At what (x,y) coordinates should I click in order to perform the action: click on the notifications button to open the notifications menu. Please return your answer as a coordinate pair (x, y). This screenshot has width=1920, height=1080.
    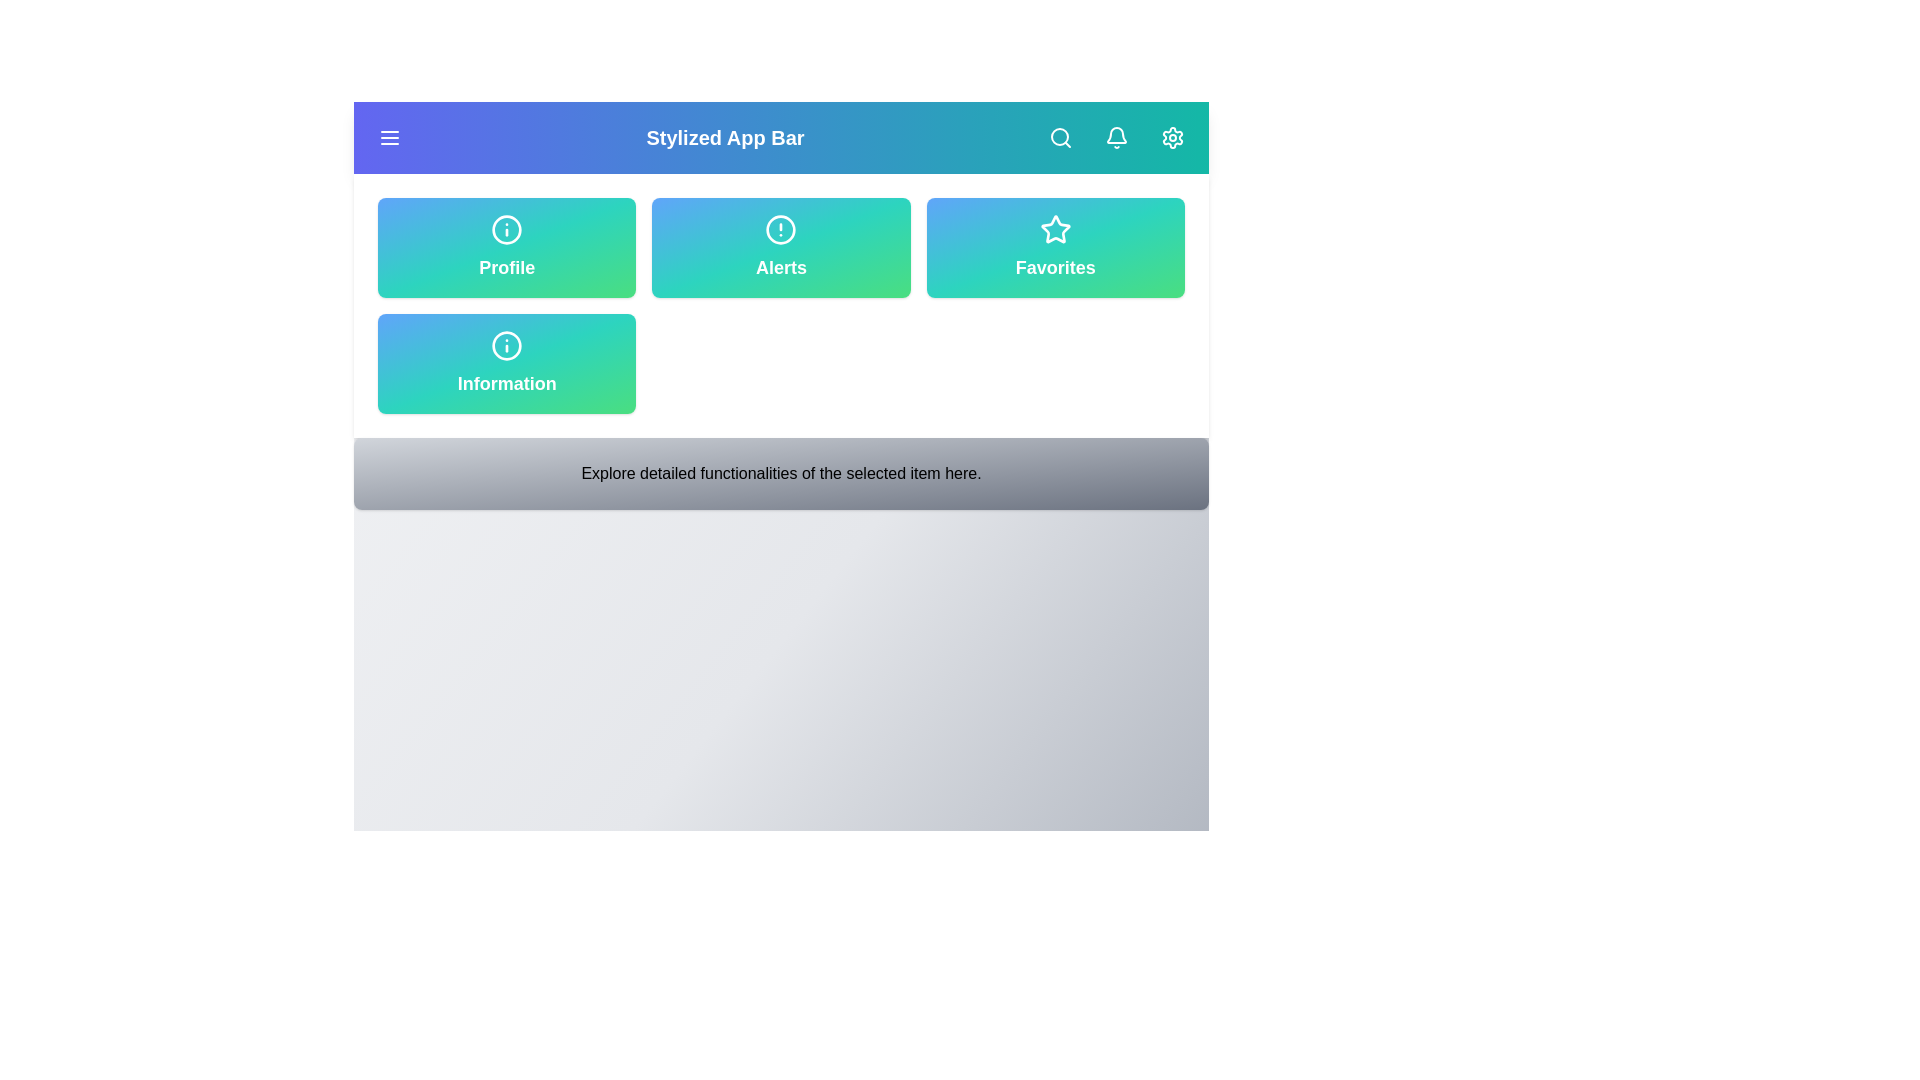
    Looking at the image, I should click on (1116, 137).